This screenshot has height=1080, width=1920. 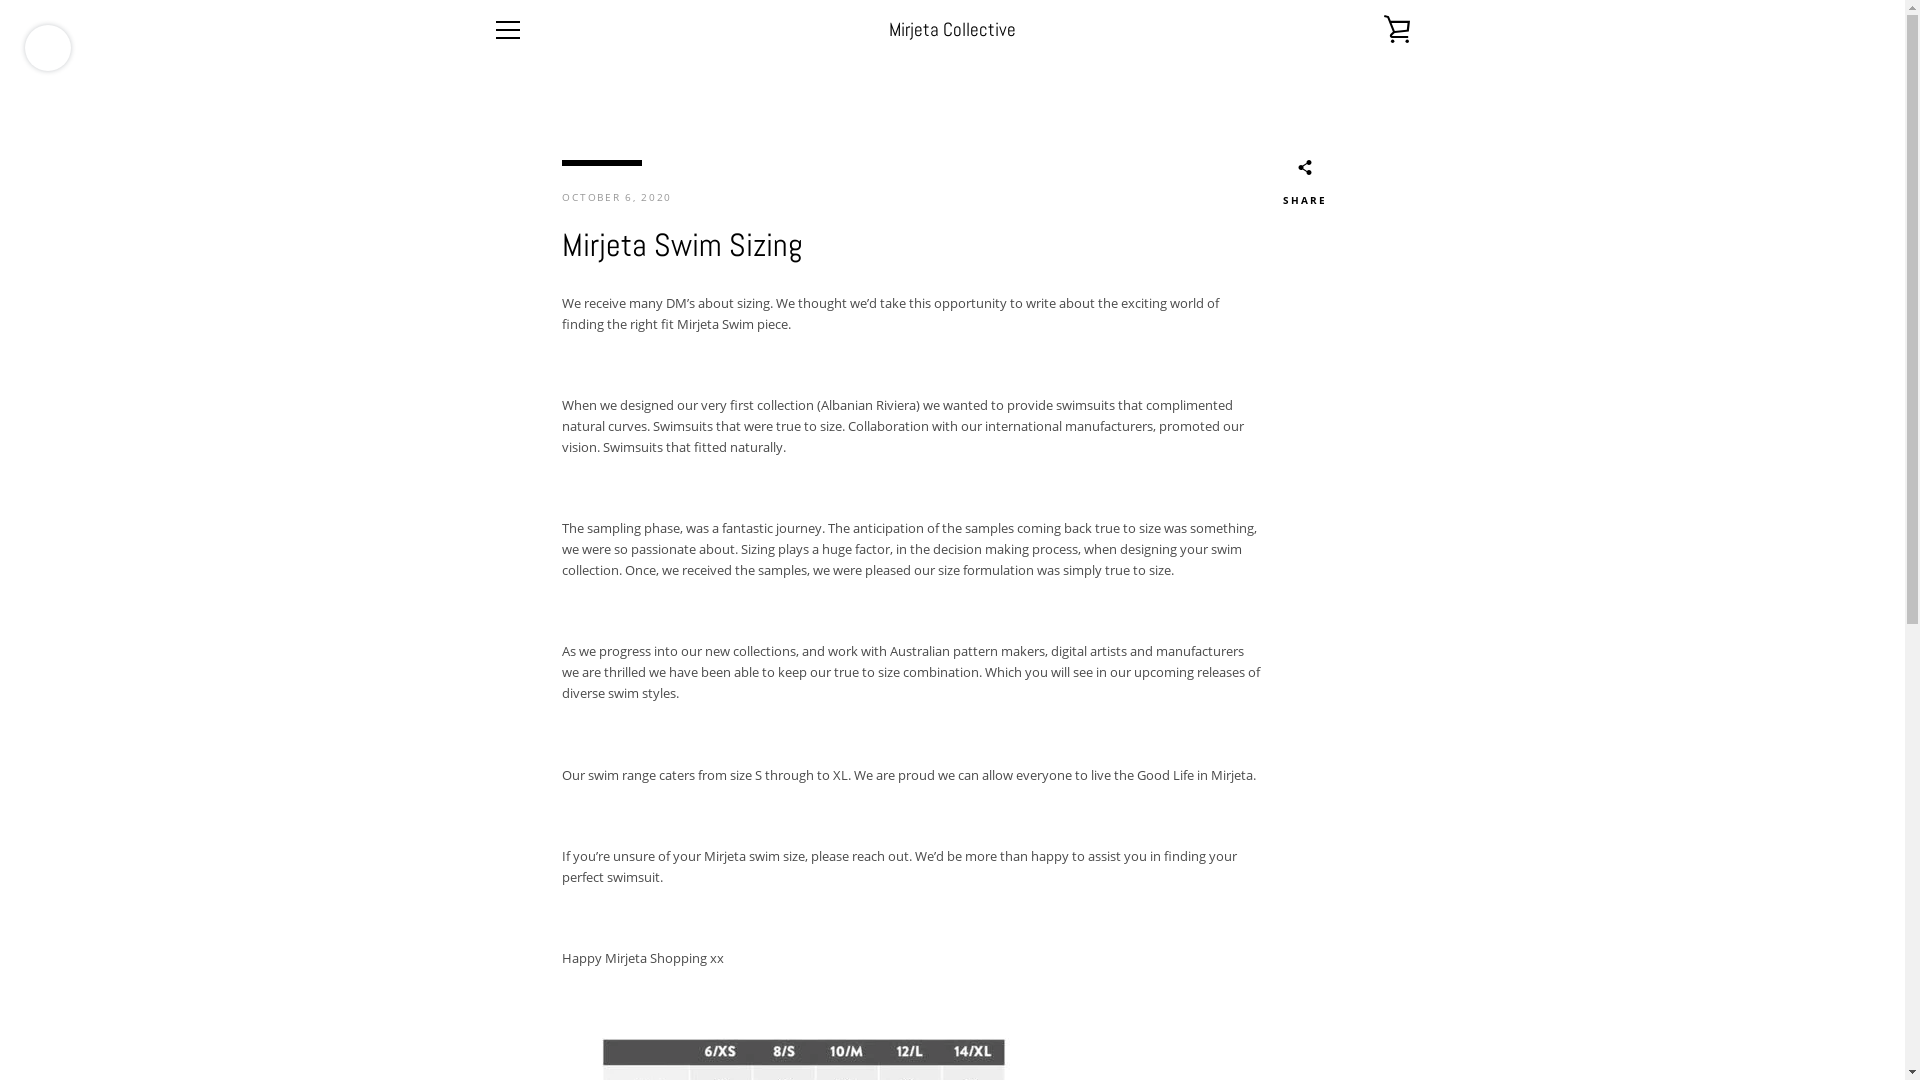 I want to click on 'Mirjeta Collective', so click(x=951, y=29).